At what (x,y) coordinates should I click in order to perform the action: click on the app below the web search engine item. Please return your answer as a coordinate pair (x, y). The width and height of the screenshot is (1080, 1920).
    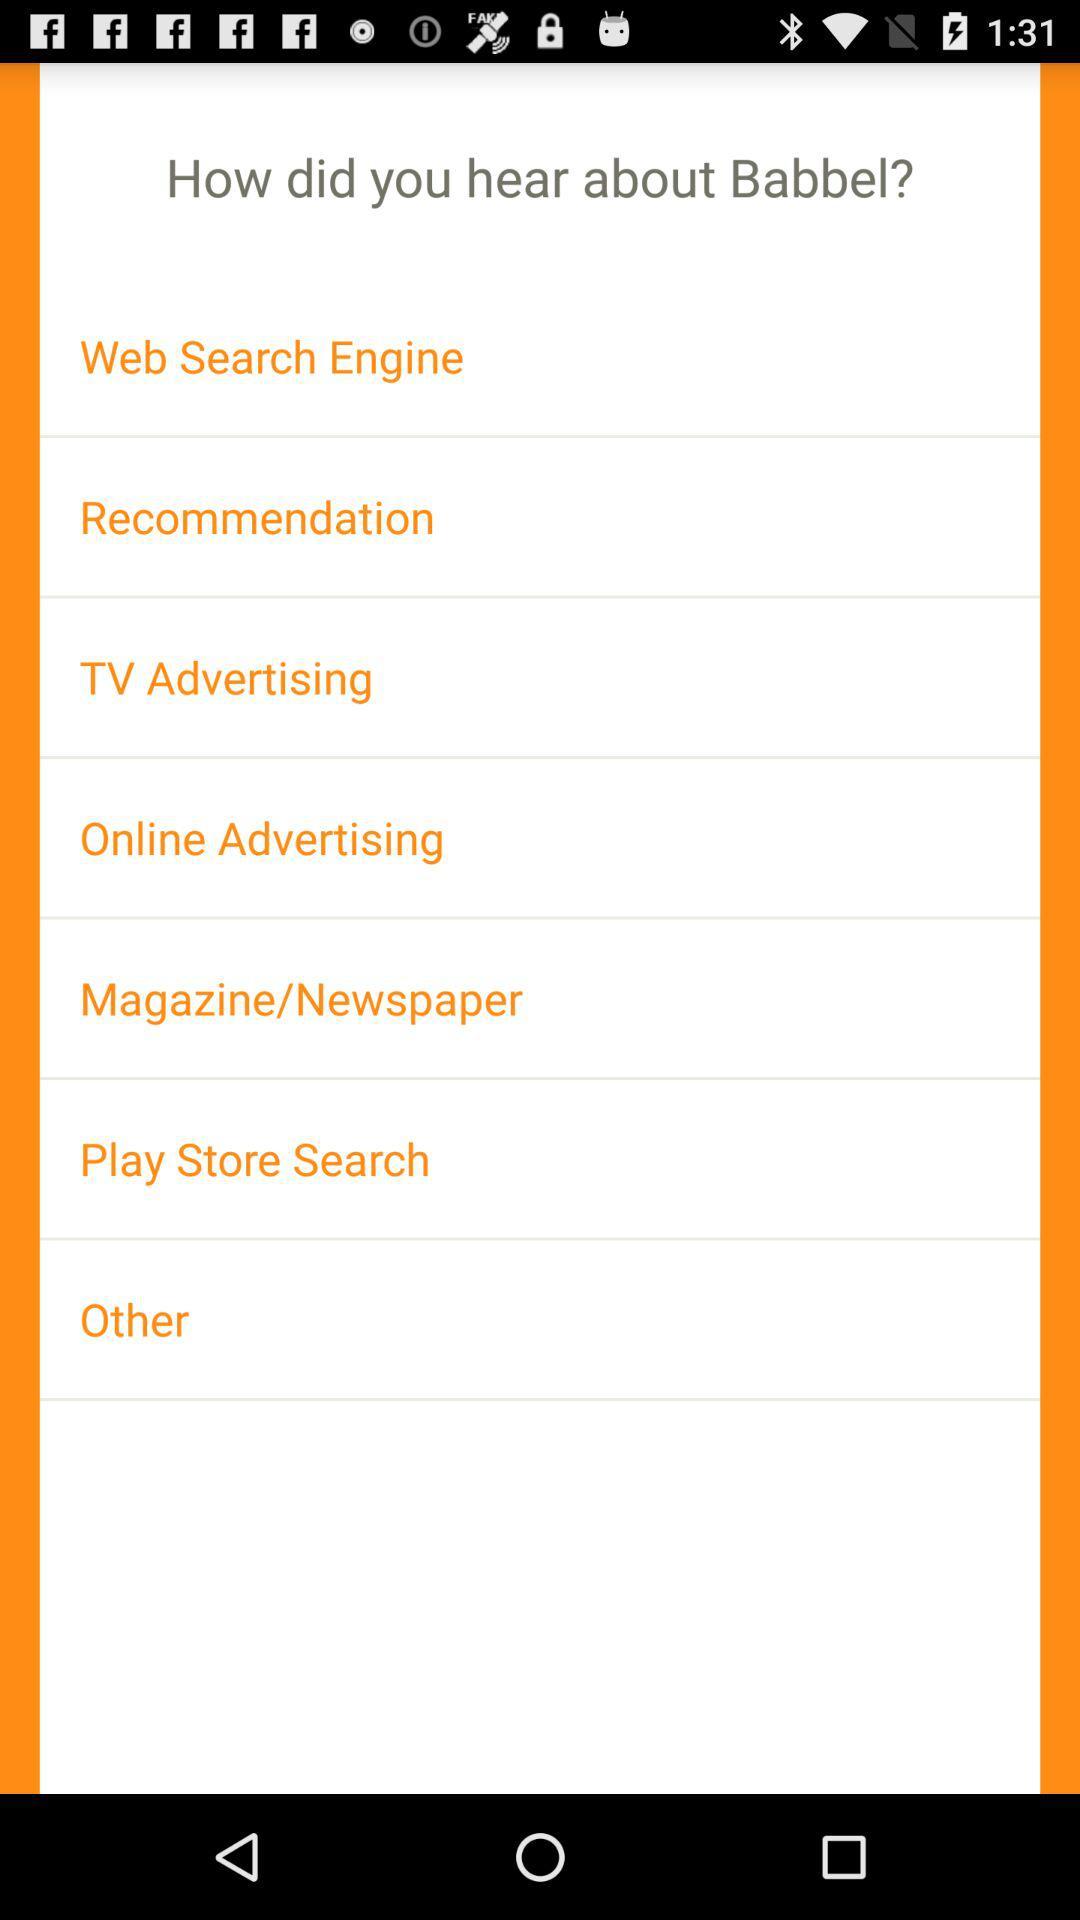
    Looking at the image, I should click on (540, 516).